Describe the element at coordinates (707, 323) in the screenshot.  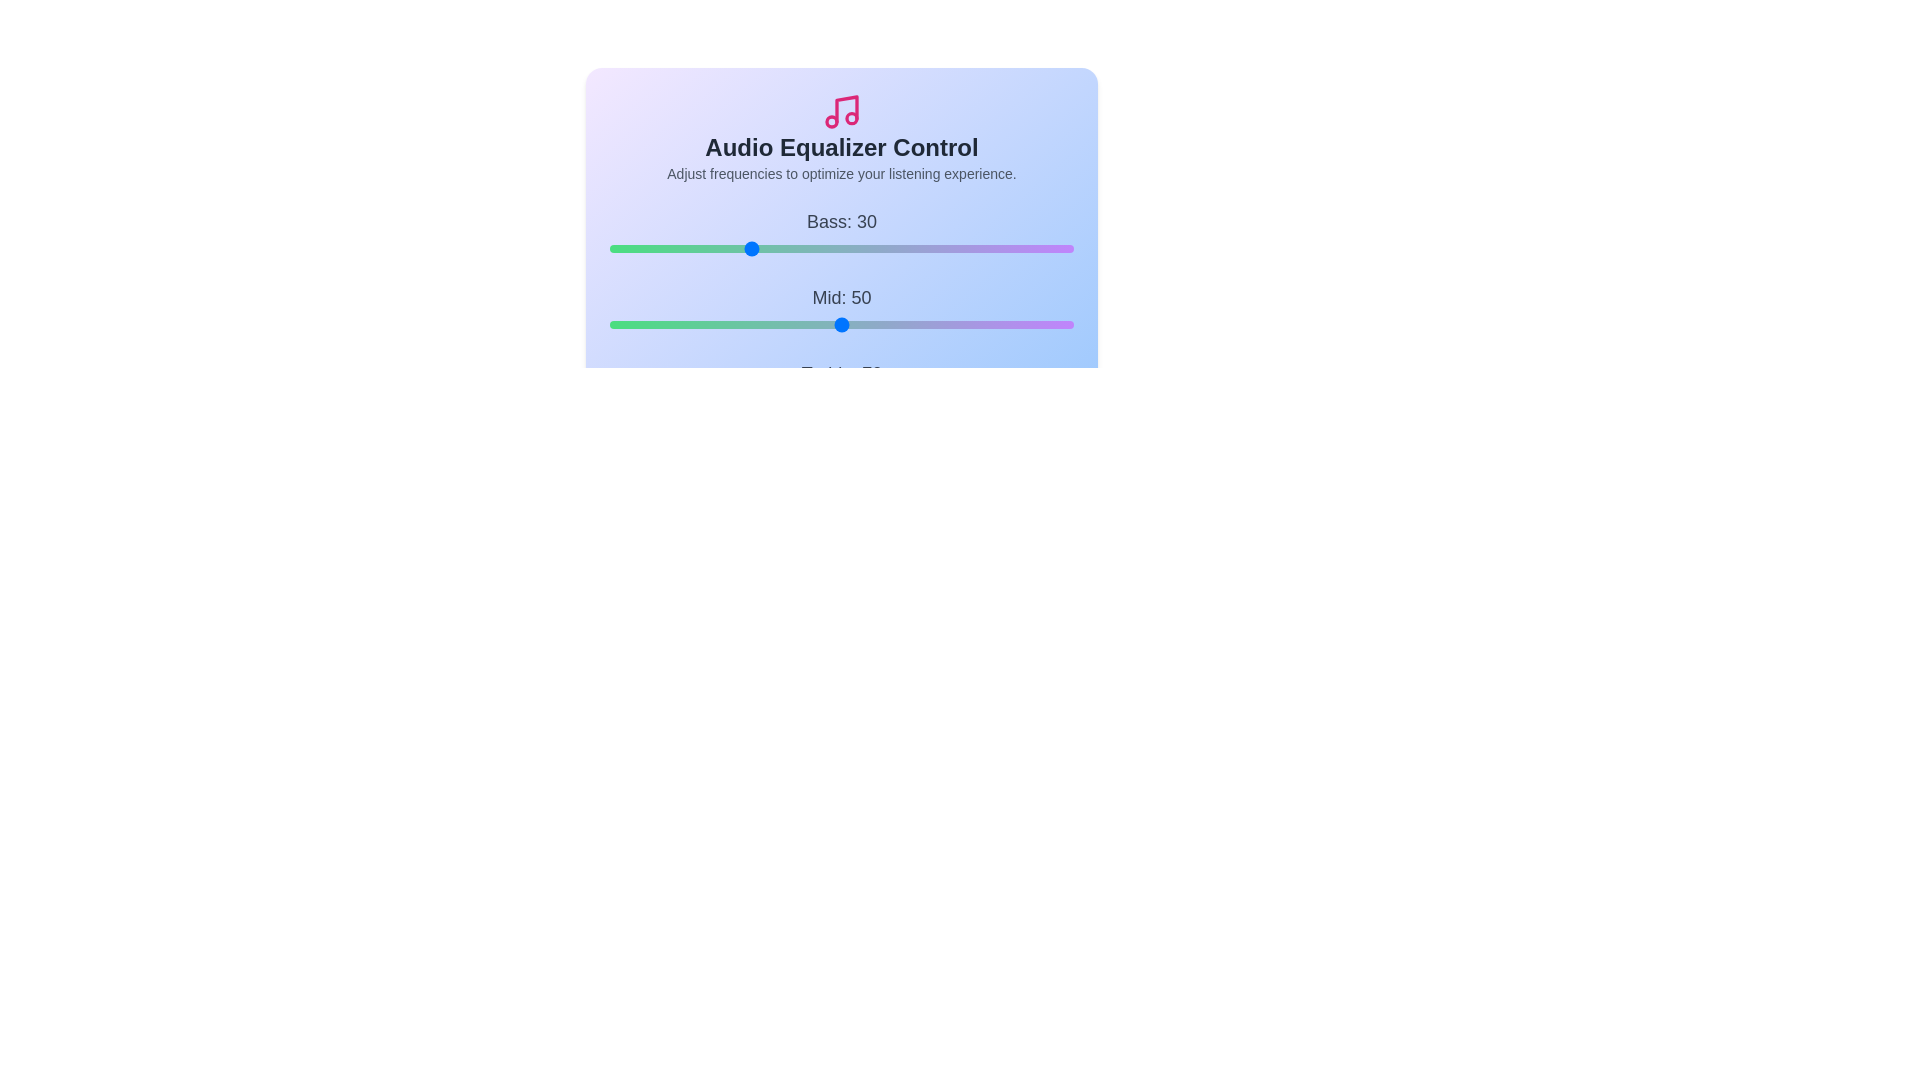
I see `the 'Mid' slider to set the midrange level to 21` at that location.